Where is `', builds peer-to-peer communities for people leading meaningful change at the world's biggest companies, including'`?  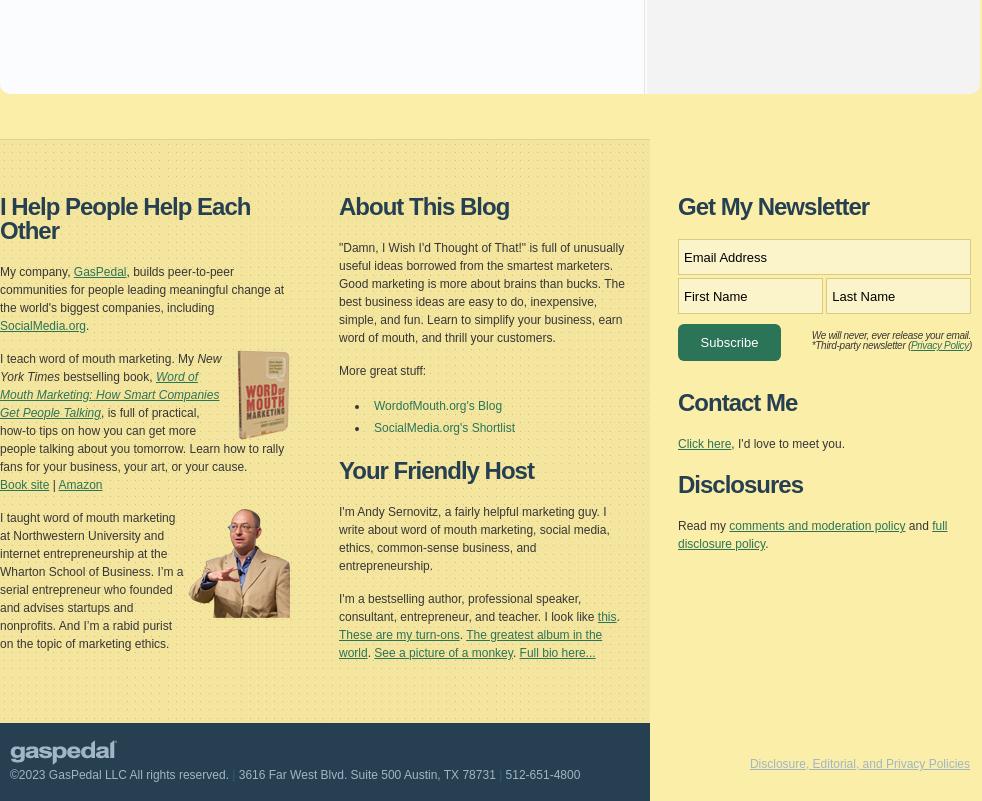 ', builds peer-to-peer communities for people leading meaningful change at the world's biggest companies, including' is located at coordinates (0, 288).